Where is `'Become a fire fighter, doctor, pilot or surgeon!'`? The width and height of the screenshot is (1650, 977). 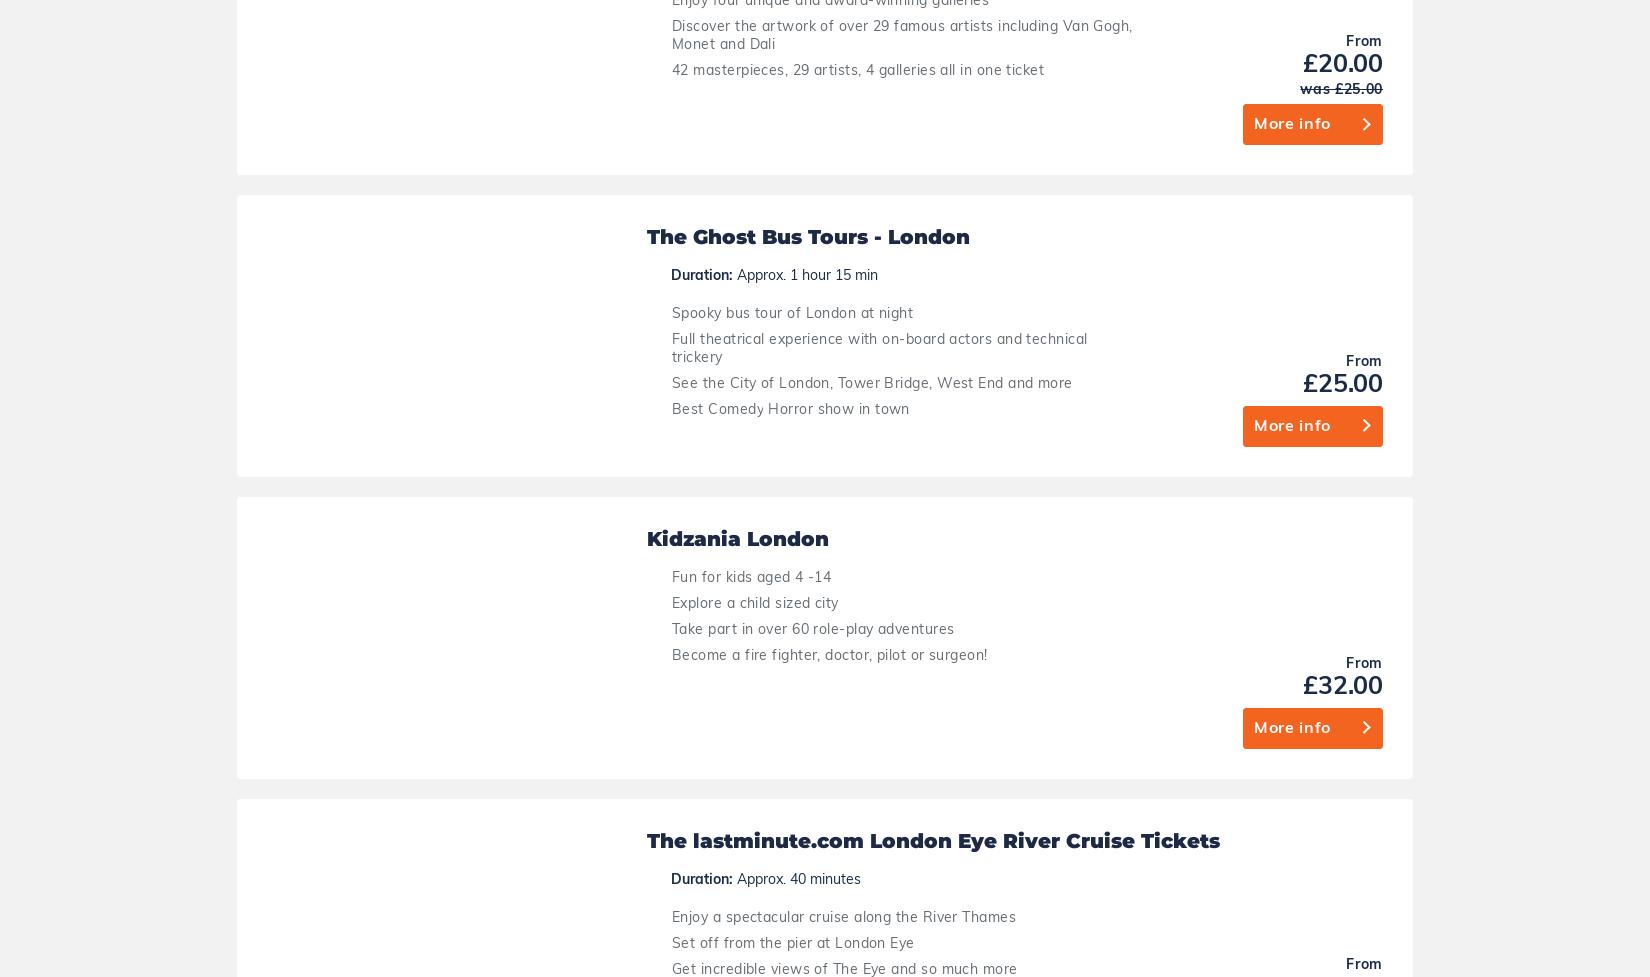
'Become a fire fighter, doctor, pilot or surgeon!' is located at coordinates (765, 141).